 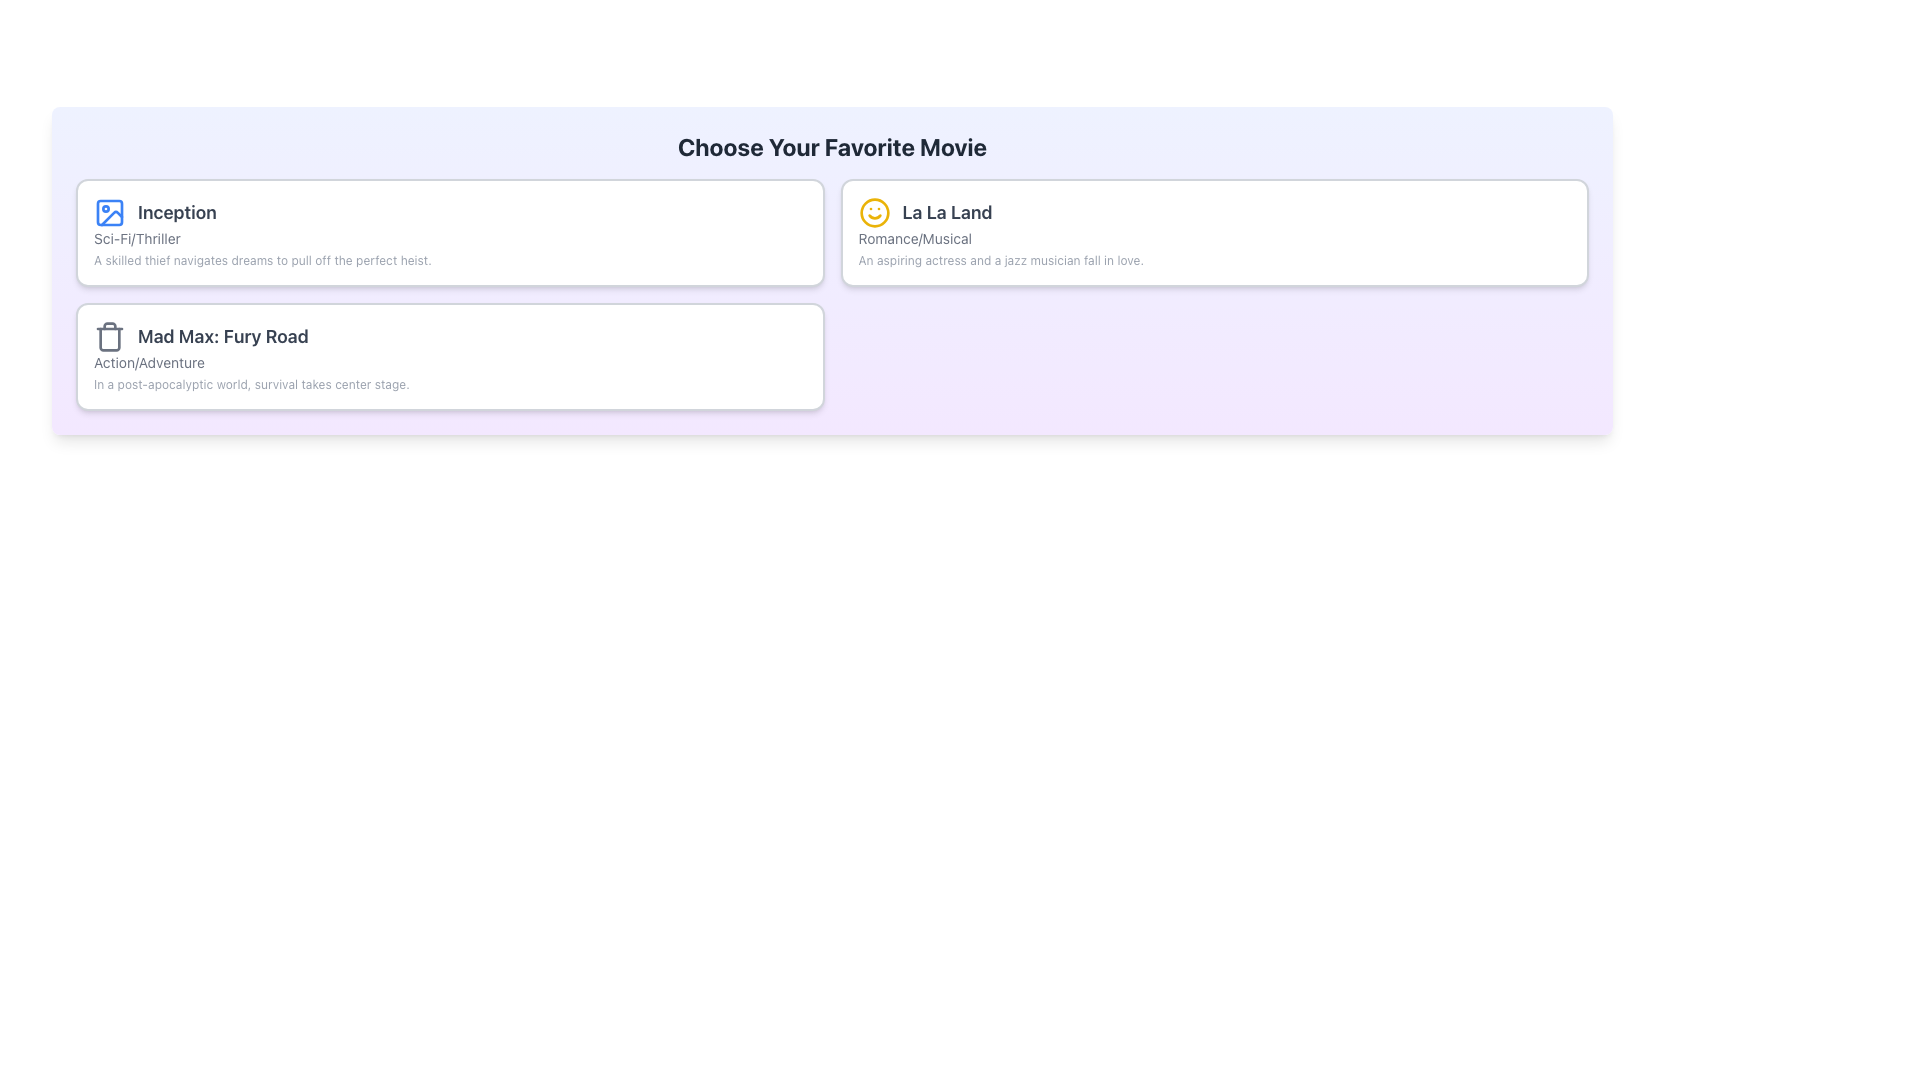 I want to click on the icon component representing the placeholder for image content of the 'Inception' movie thumbnail, located in the top-left corner above the title and description, so click(x=109, y=212).